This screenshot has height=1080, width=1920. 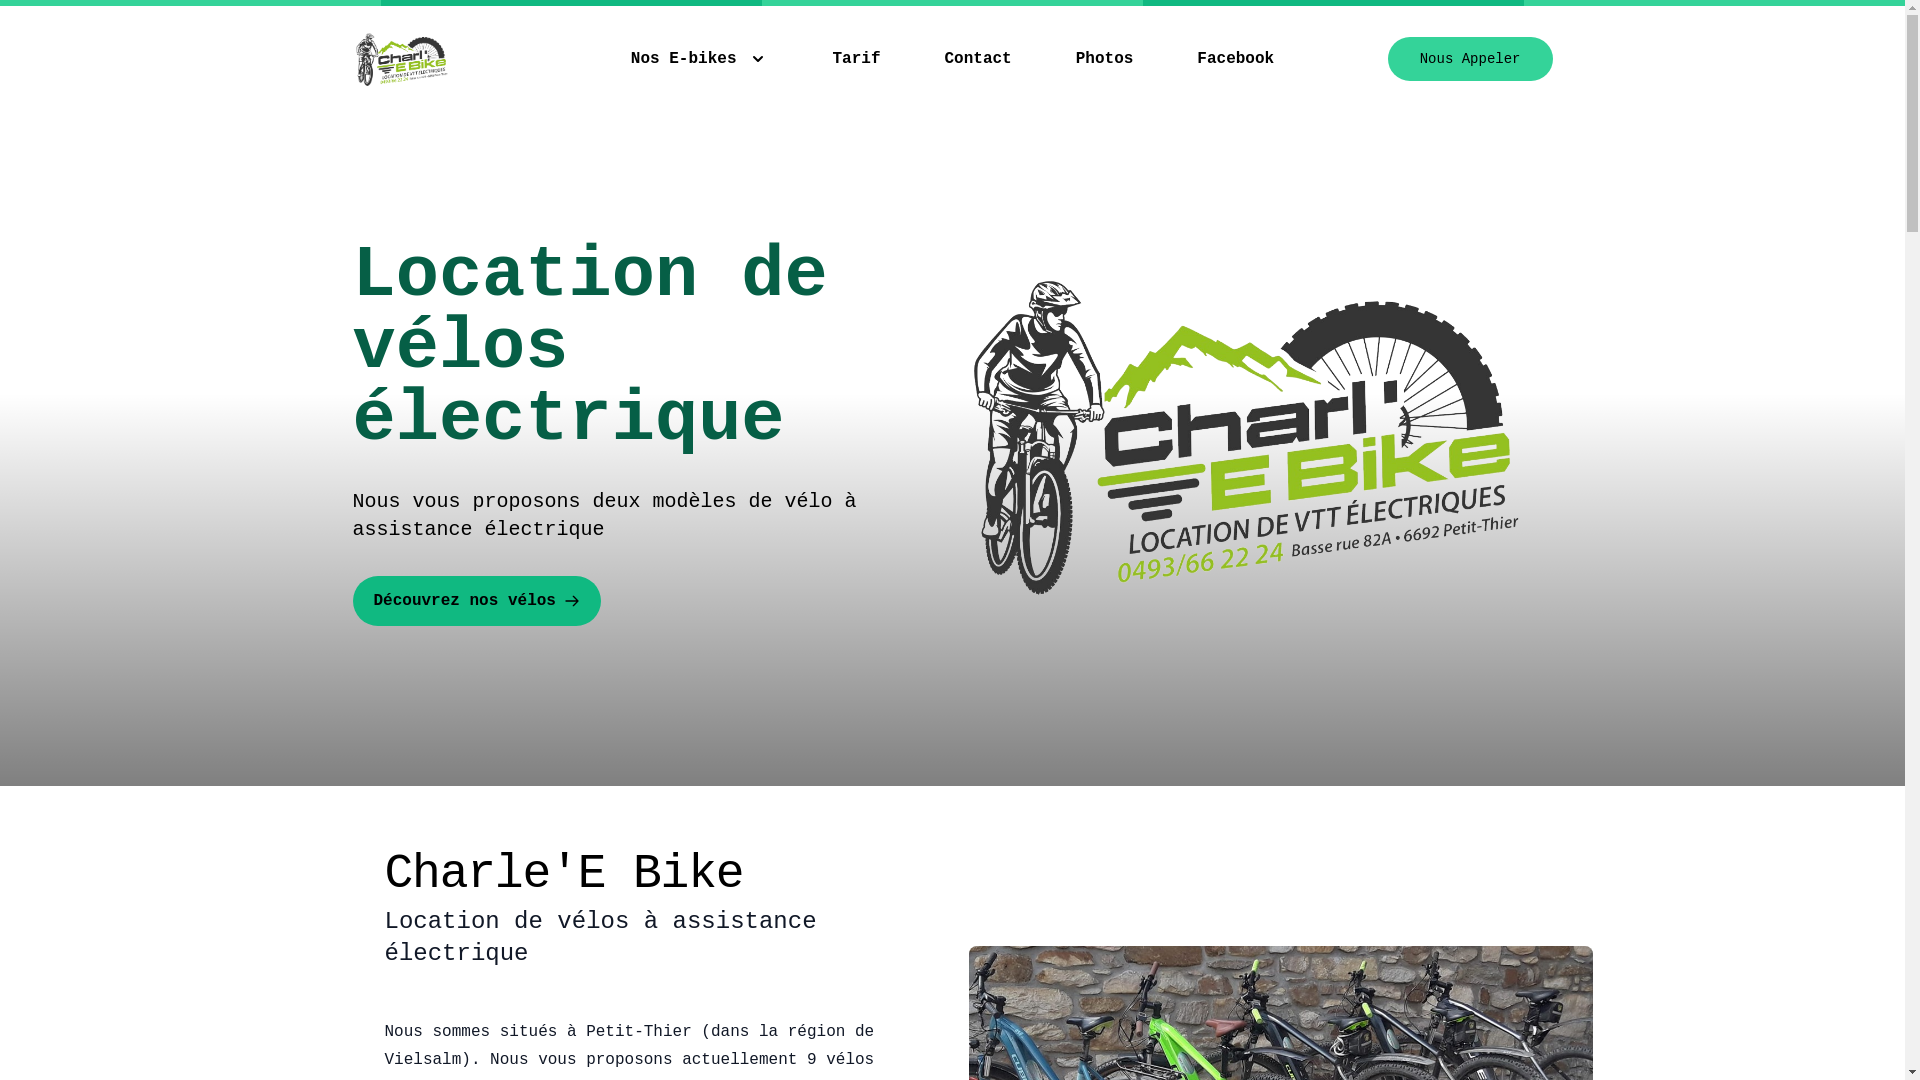 I want to click on 'Tarif', so click(x=855, y=57).